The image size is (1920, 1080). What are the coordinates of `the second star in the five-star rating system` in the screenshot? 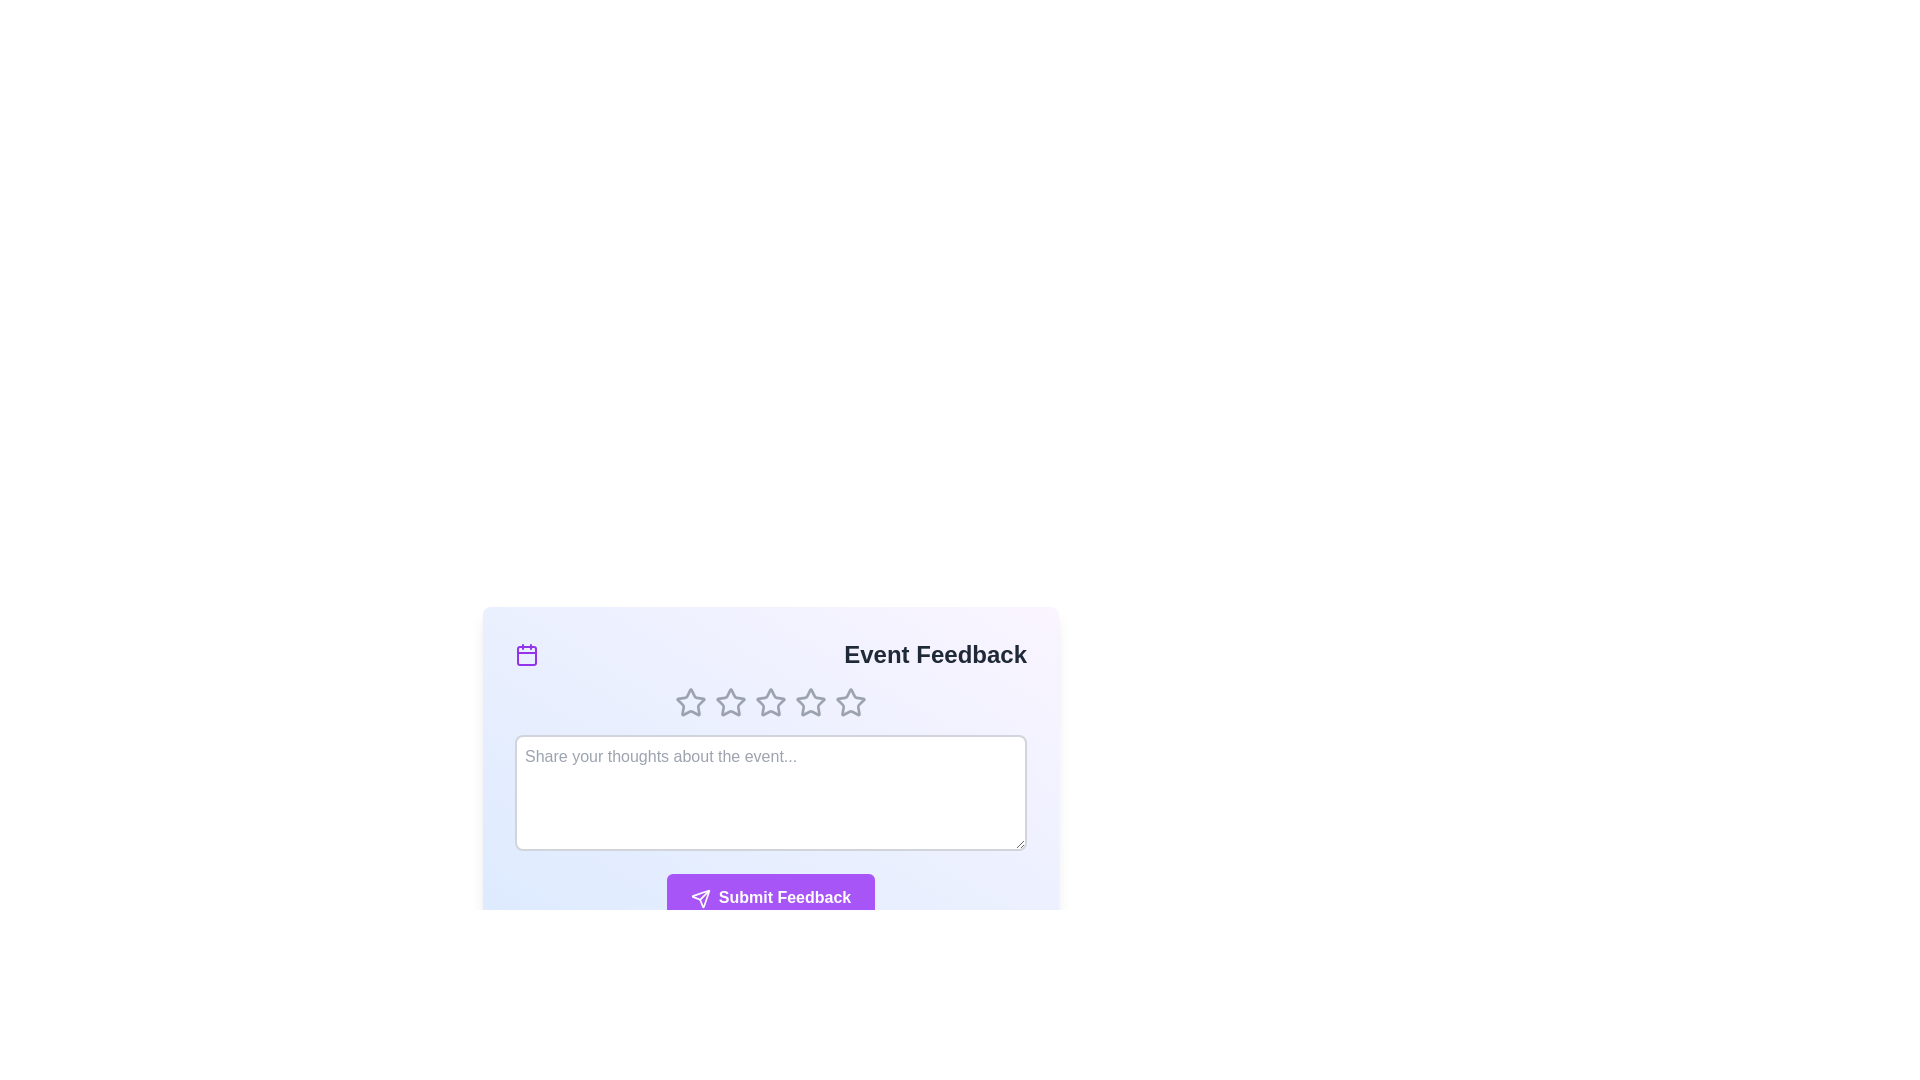 It's located at (811, 701).